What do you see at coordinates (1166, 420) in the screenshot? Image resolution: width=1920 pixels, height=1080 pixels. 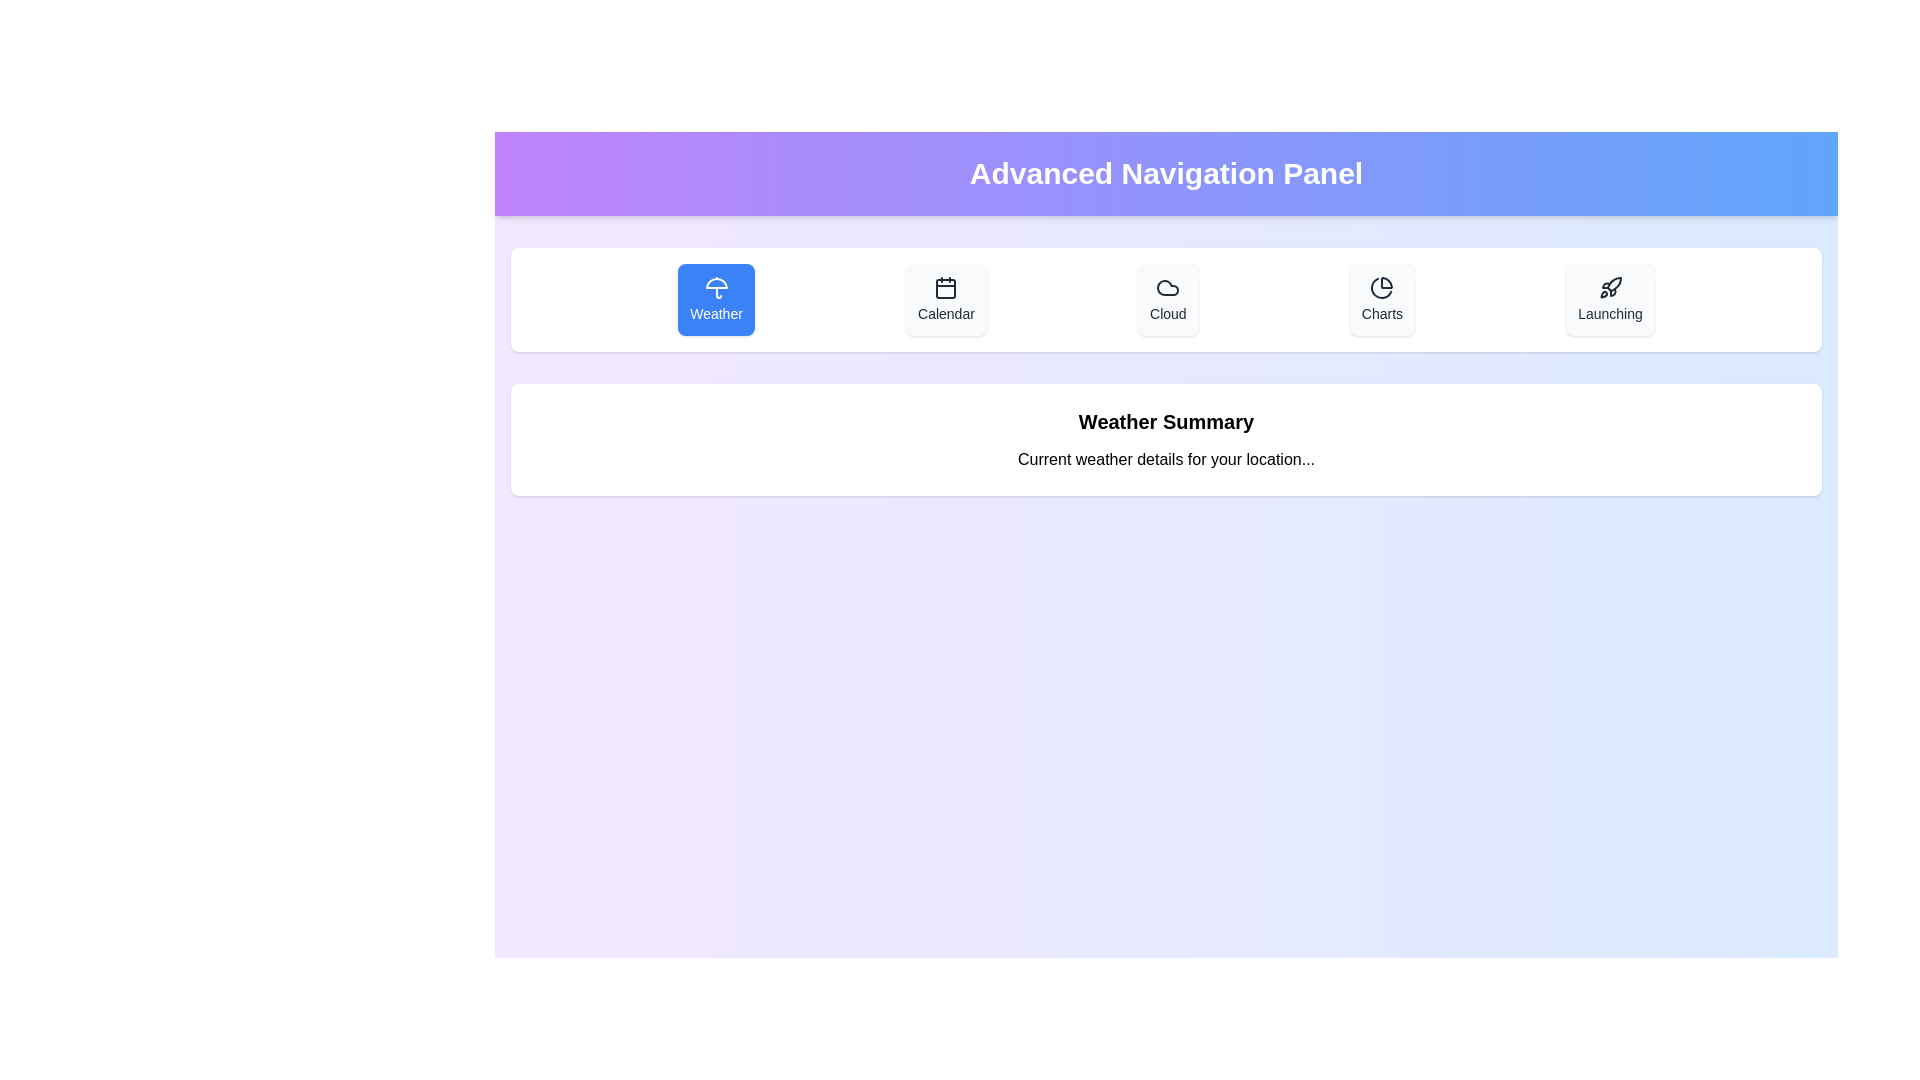 I see `the bold text header 'Weather Summary'` at bounding box center [1166, 420].